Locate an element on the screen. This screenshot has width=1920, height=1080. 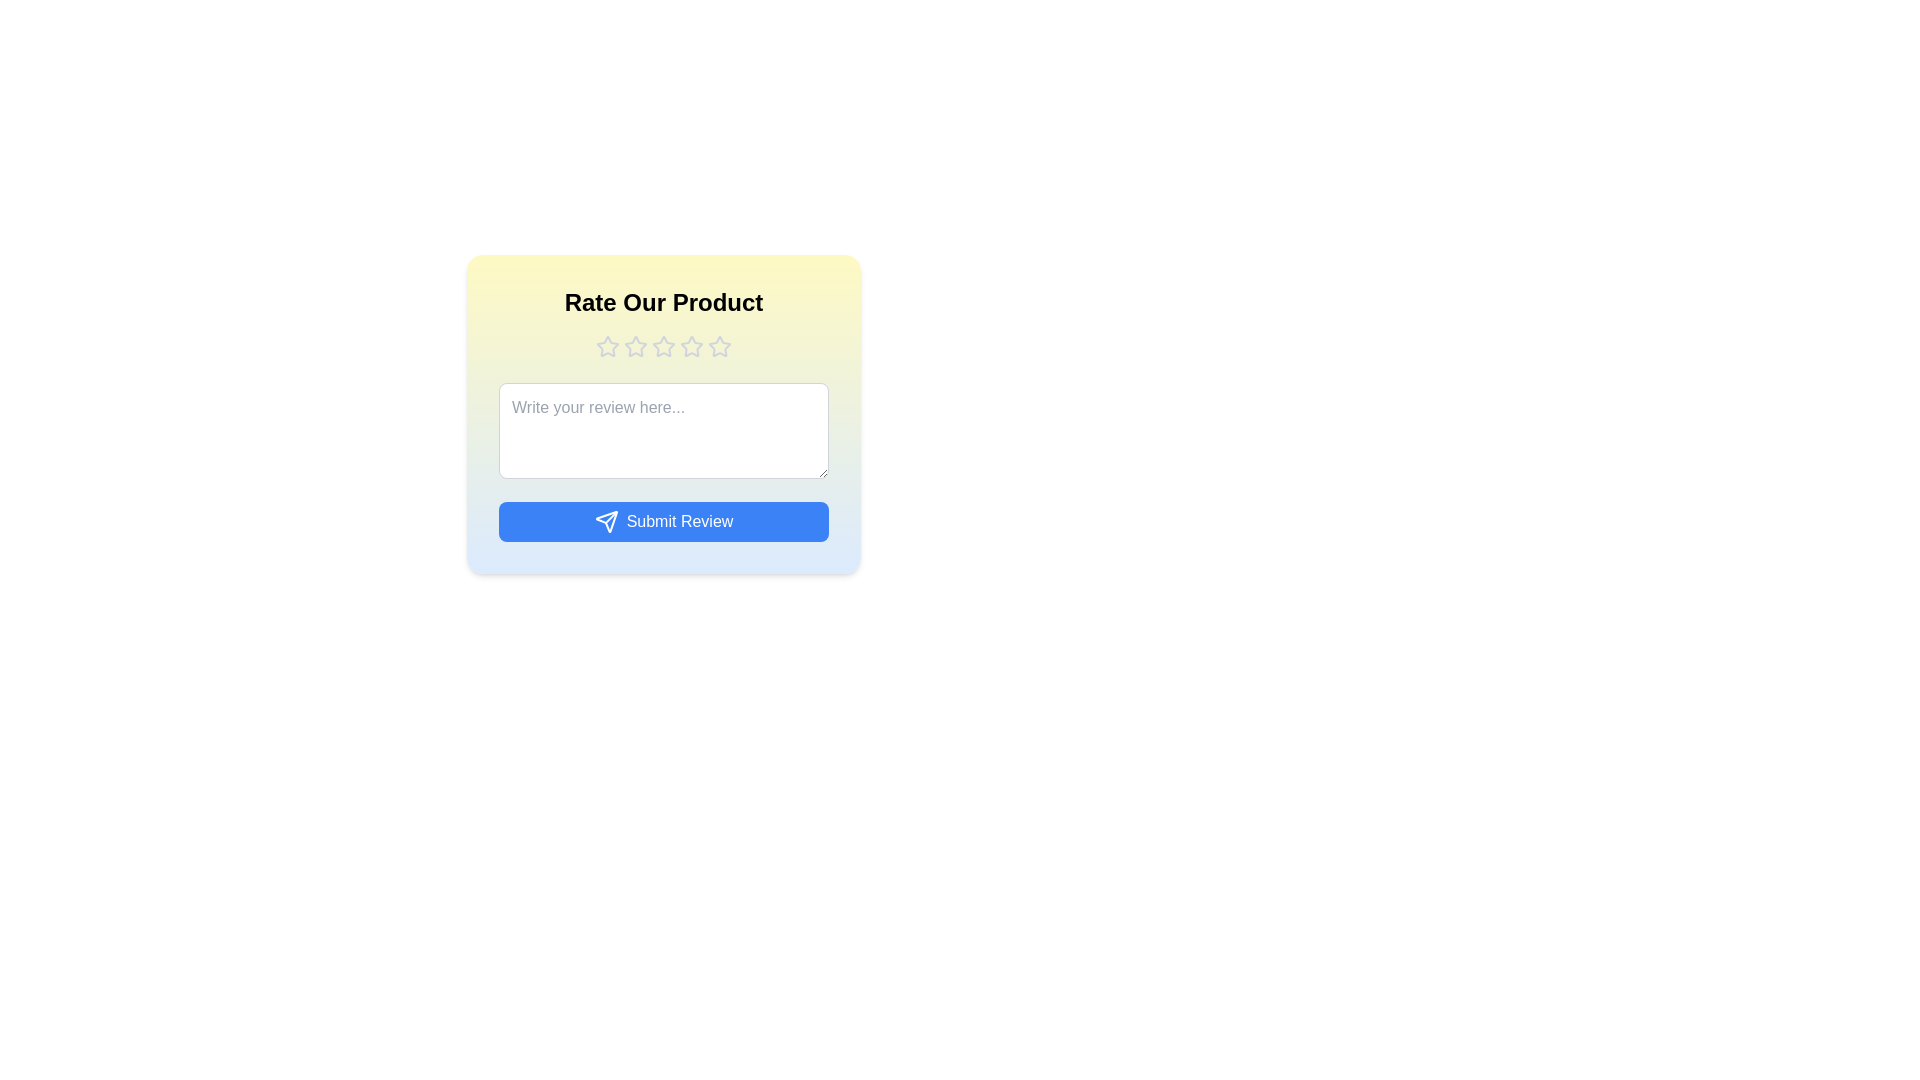
the product rating to 5 stars by clicking on the corresponding star is located at coordinates (720, 346).